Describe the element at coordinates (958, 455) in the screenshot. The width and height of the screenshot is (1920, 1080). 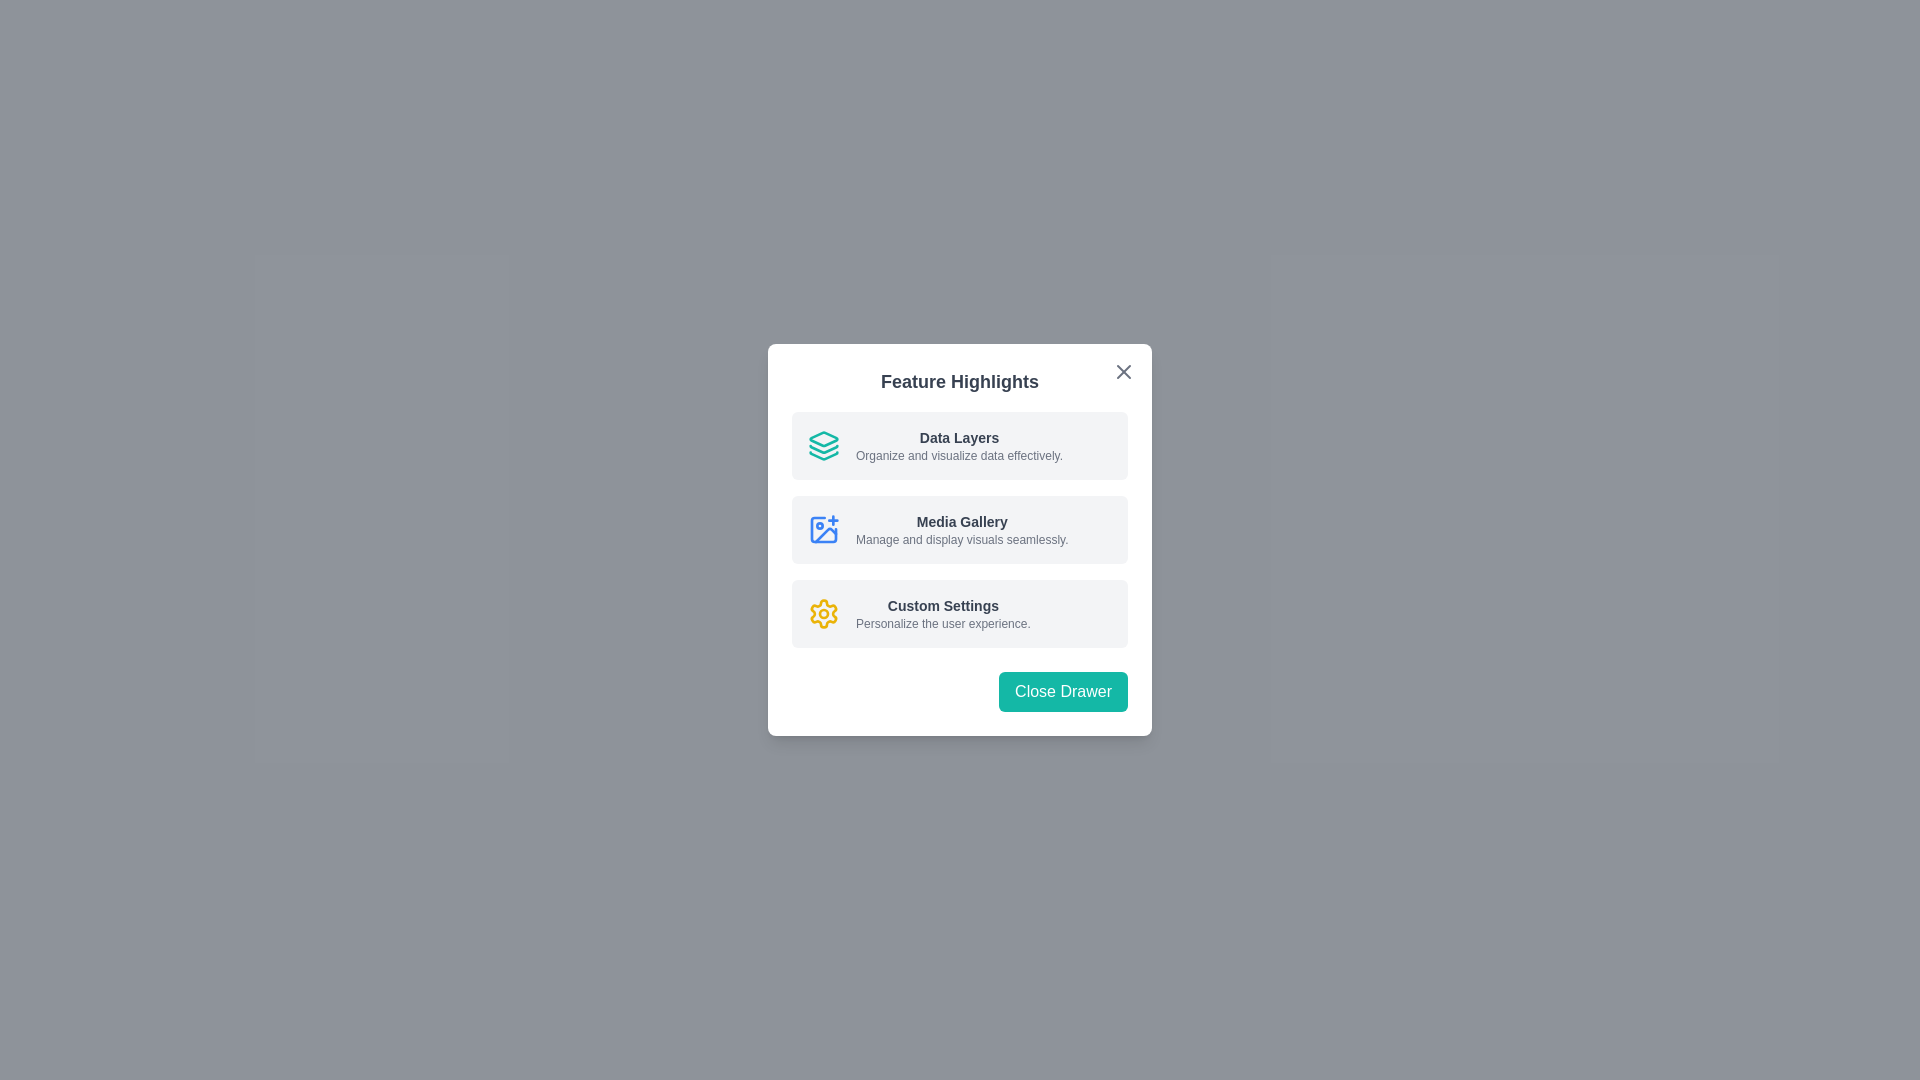
I see `the explanatory text label about the 'Data Layers' feature located in the 'Feature Highlights' modal dialog box, positioned below the title 'Data Layers'` at that location.